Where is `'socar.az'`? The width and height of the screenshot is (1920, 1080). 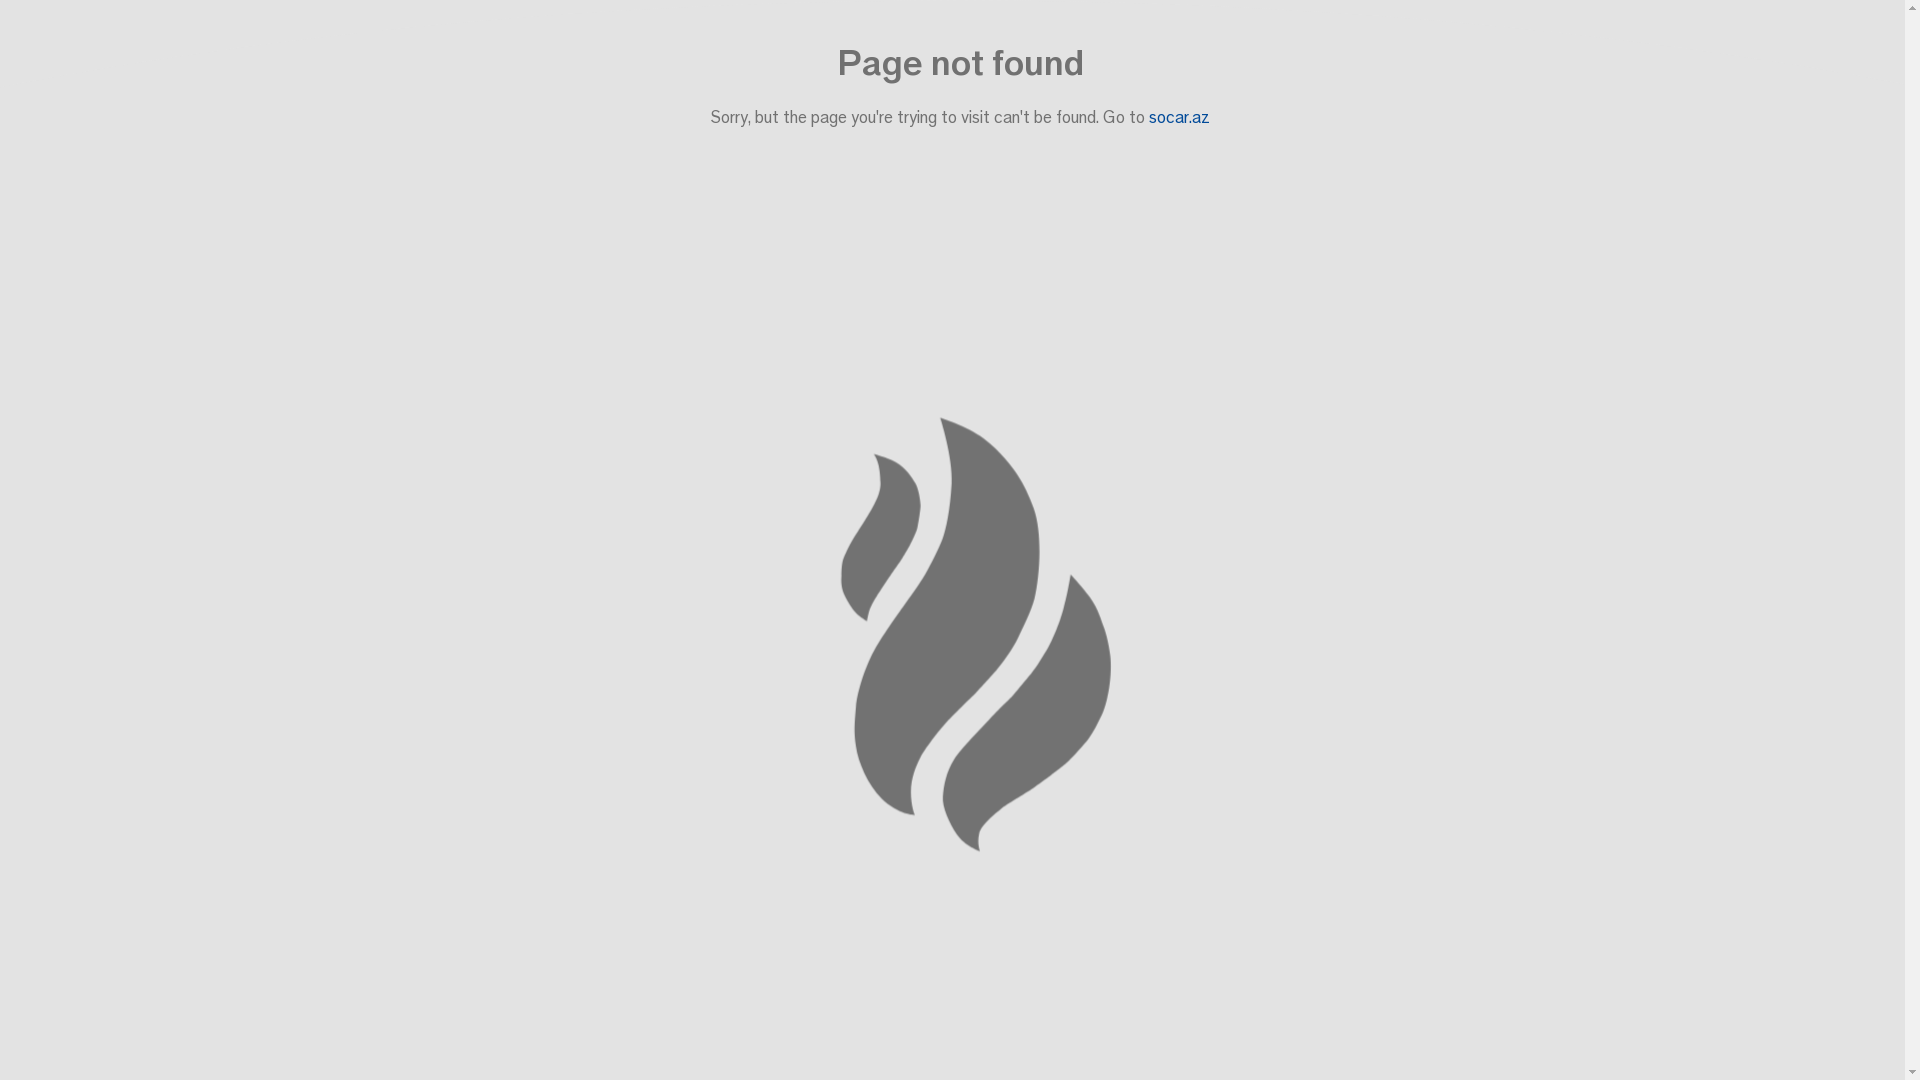 'socar.az' is located at coordinates (1147, 116).